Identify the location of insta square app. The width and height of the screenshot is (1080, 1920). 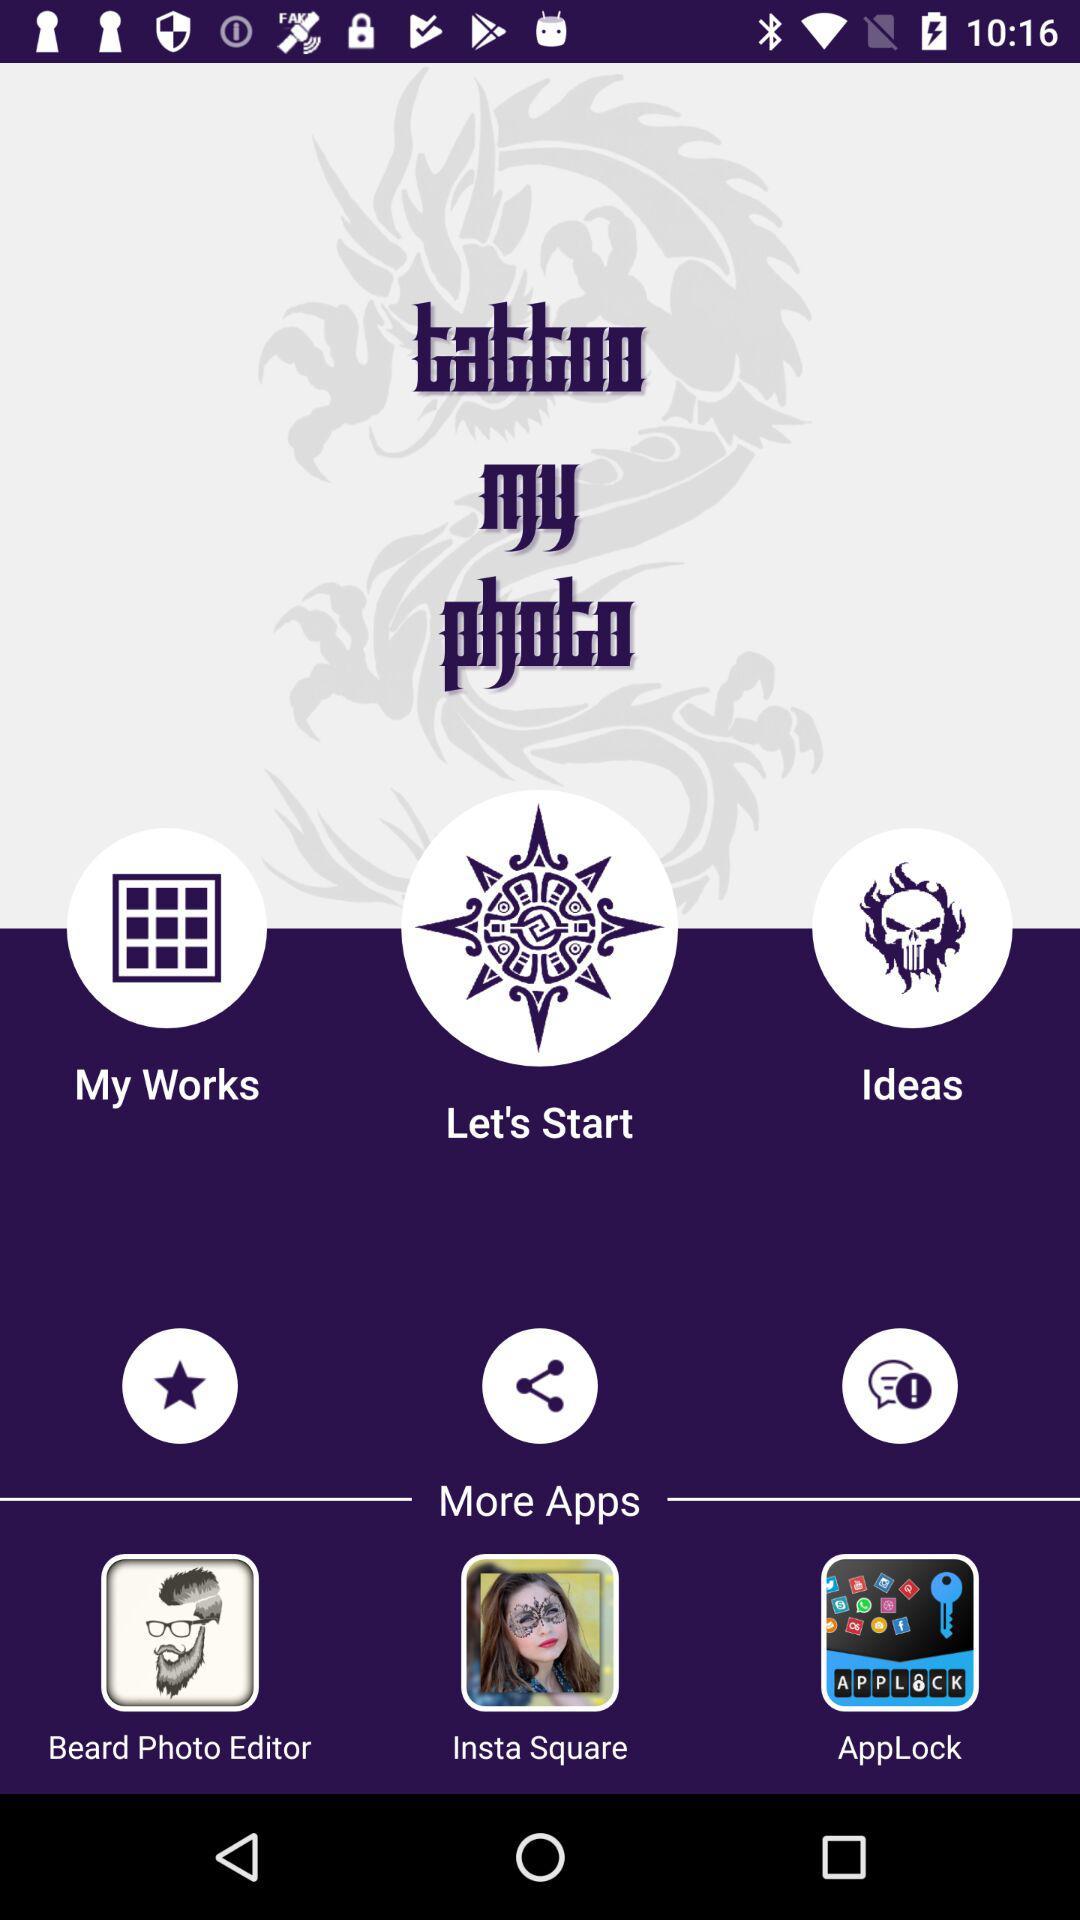
(540, 1632).